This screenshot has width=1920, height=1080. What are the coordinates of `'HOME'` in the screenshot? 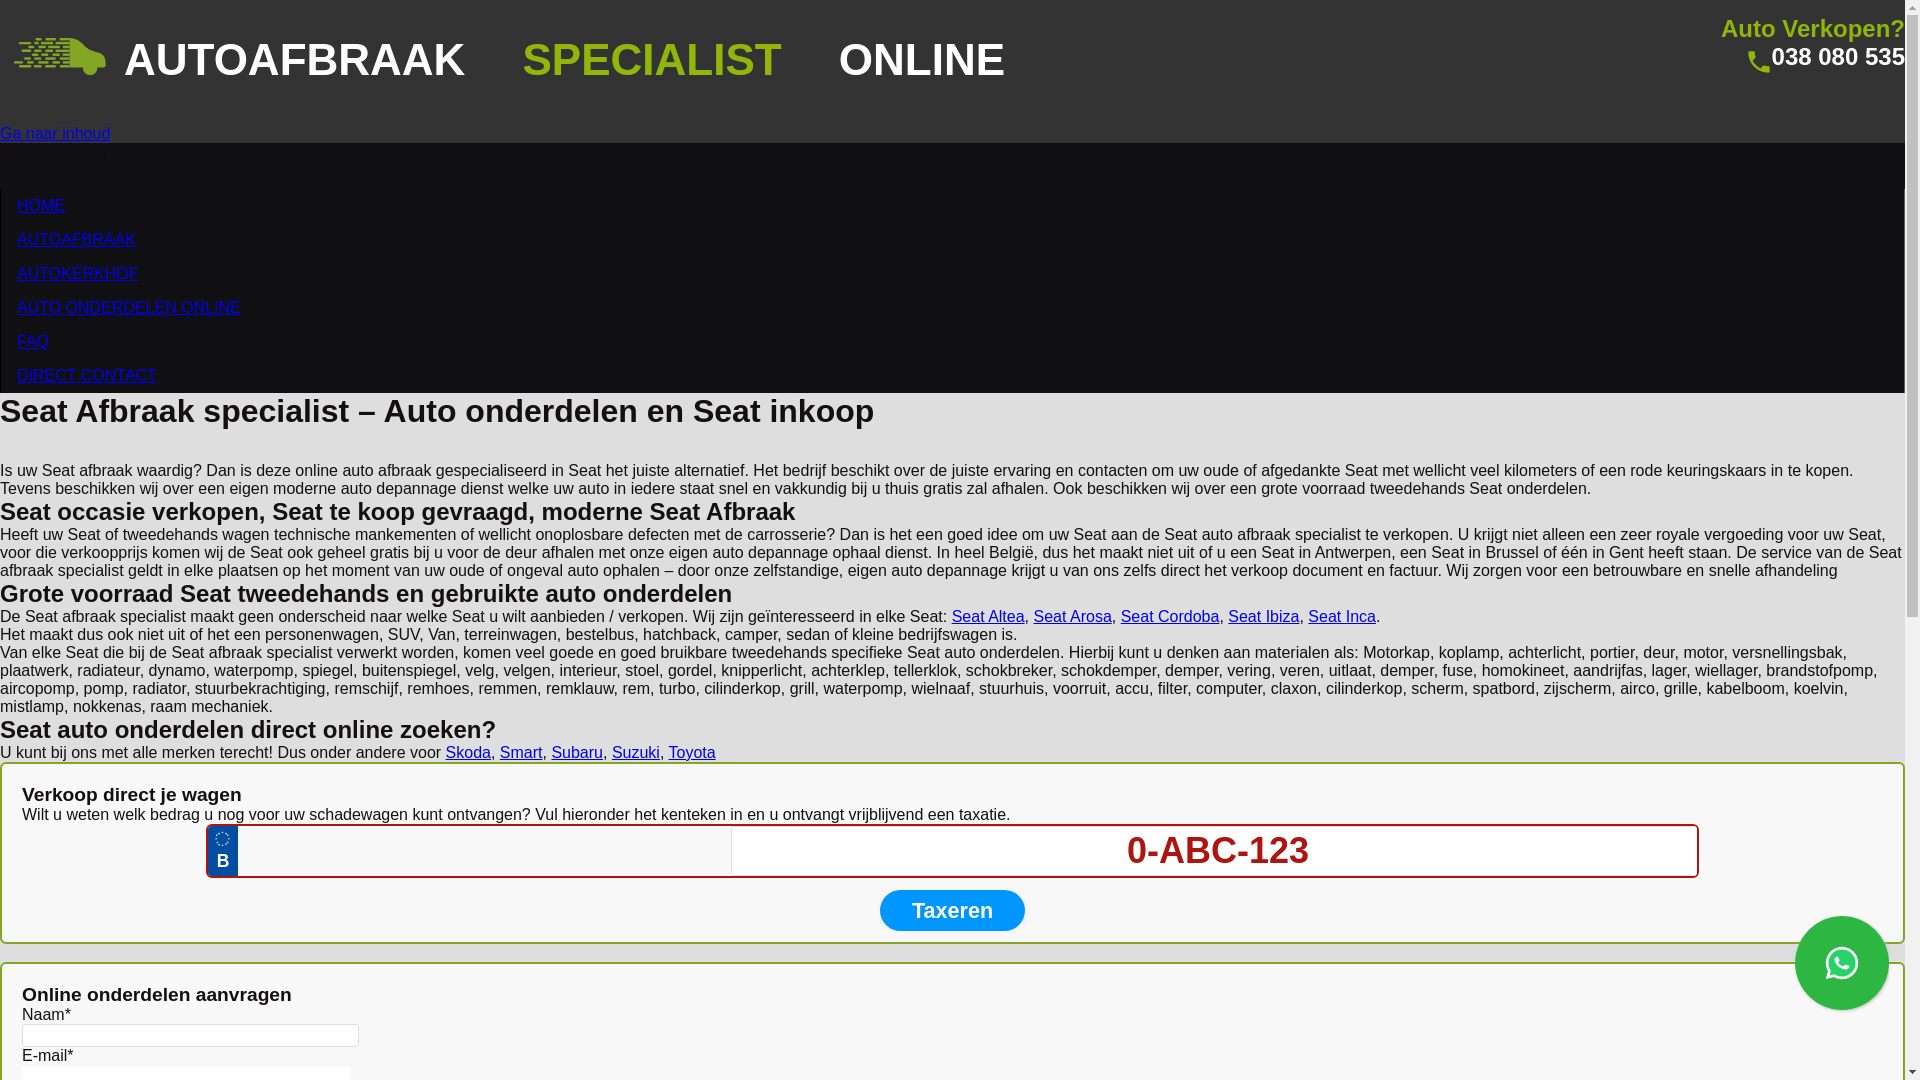 It's located at (41, 205).